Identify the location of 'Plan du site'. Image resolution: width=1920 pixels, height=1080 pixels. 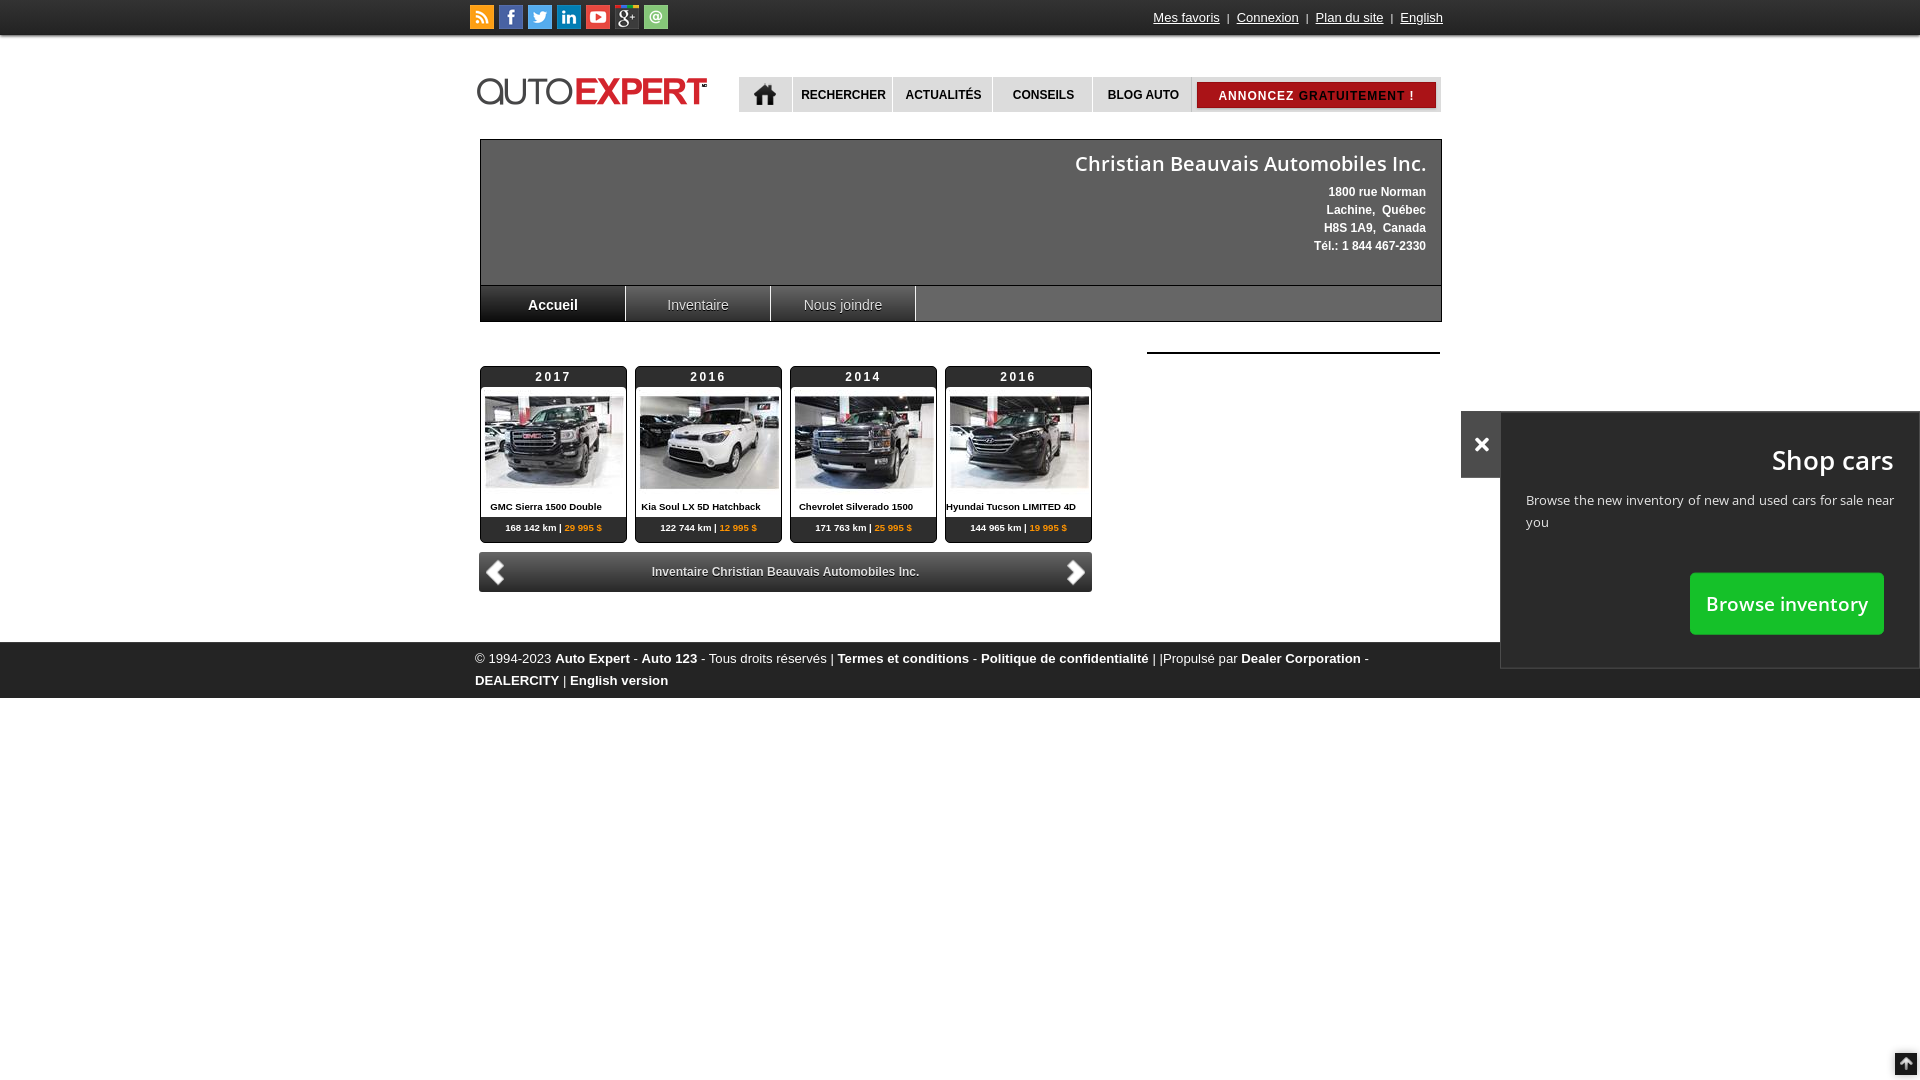
(1314, 17).